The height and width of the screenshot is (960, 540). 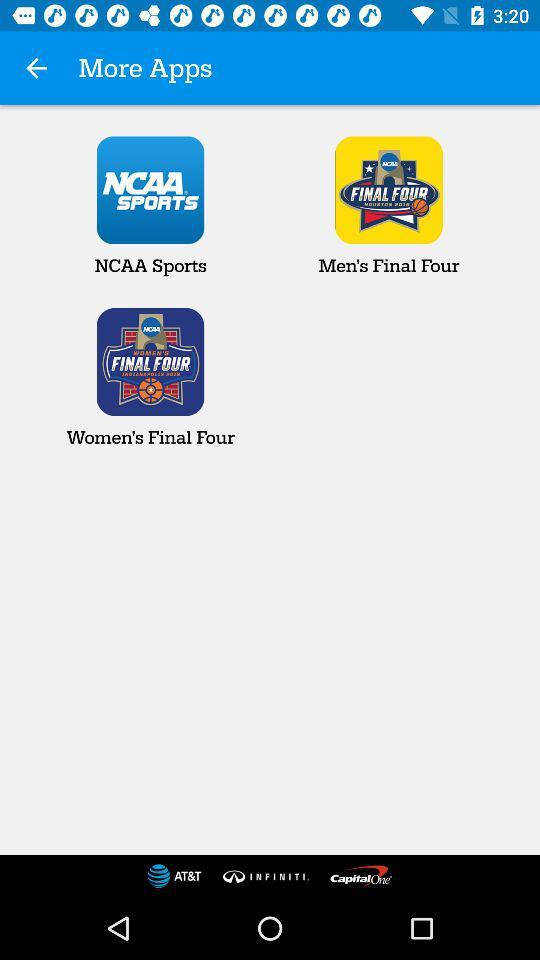 What do you see at coordinates (36, 68) in the screenshot?
I see `the app next to more apps app` at bounding box center [36, 68].